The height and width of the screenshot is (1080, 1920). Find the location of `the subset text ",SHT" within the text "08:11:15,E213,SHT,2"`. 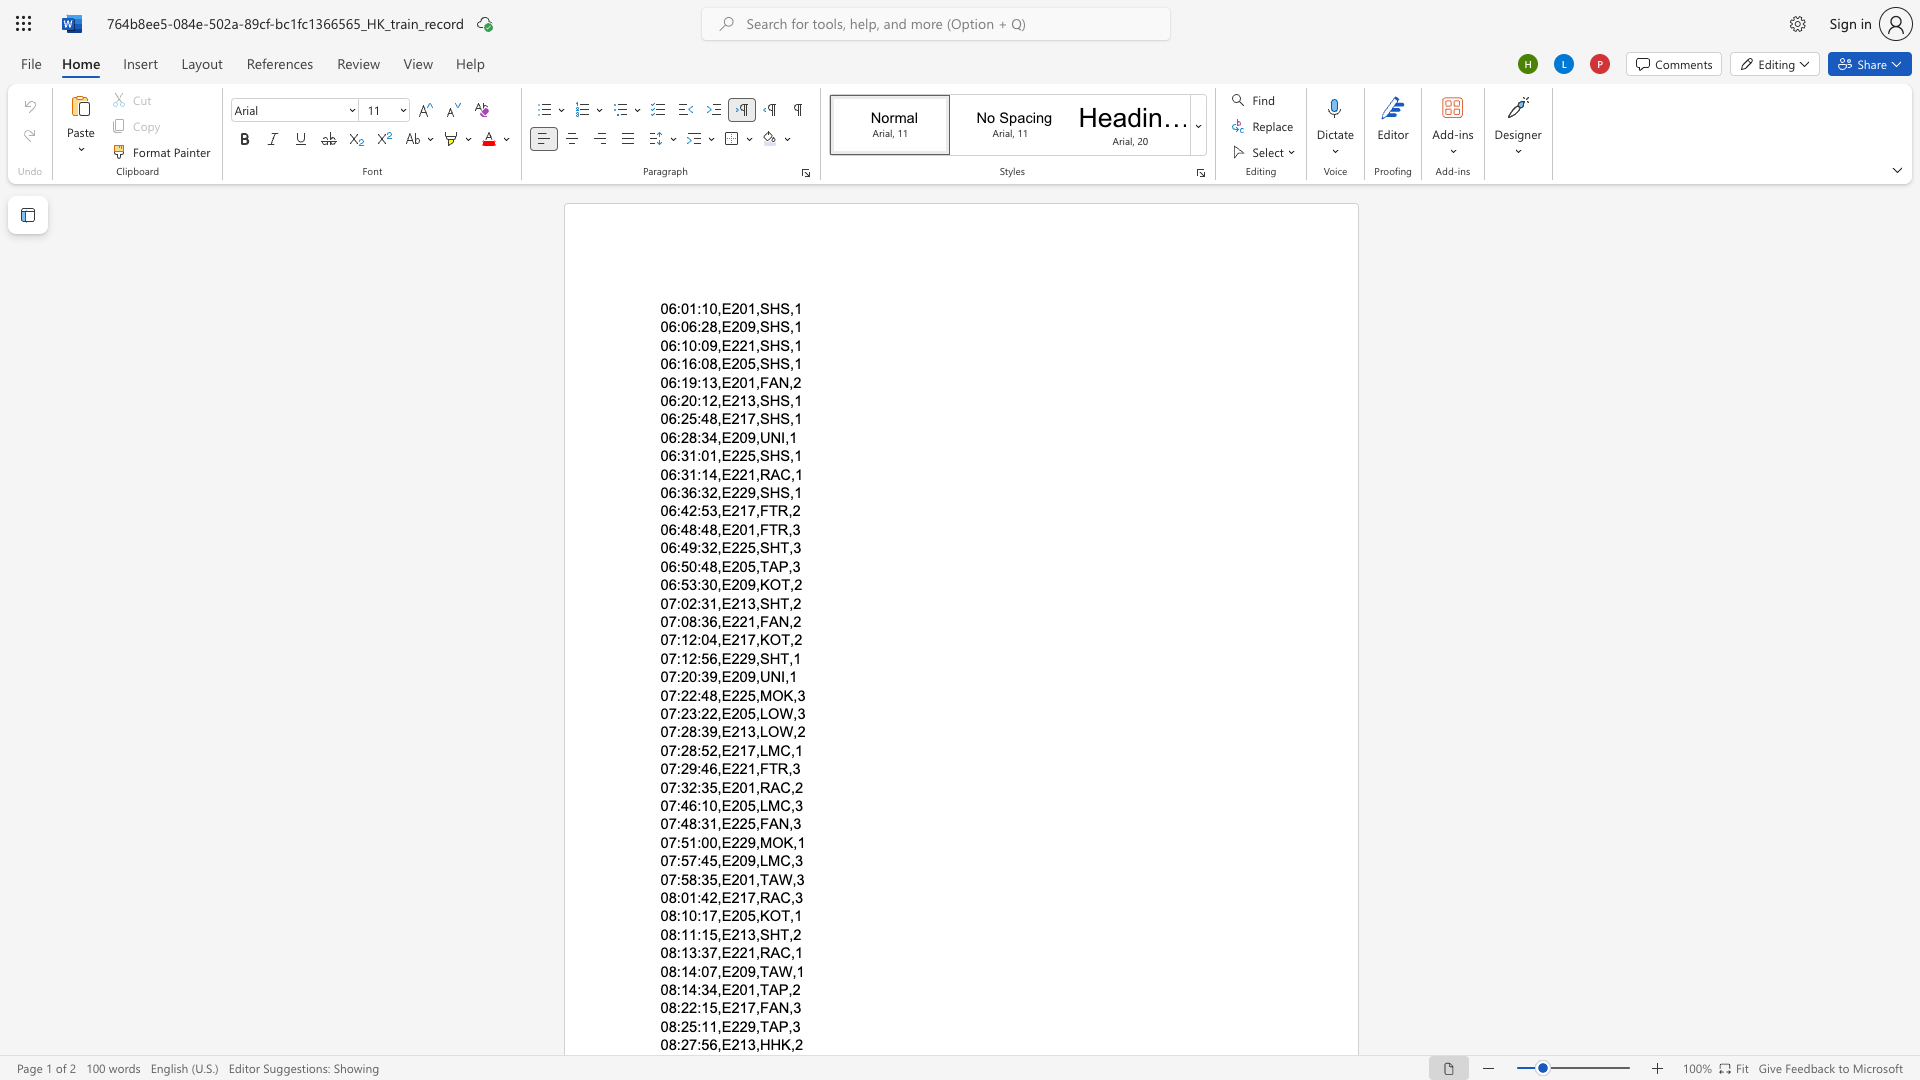

the subset text ",SHT" within the text "08:11:15,E213,SHT,2" is located at coordinates (754, 934).